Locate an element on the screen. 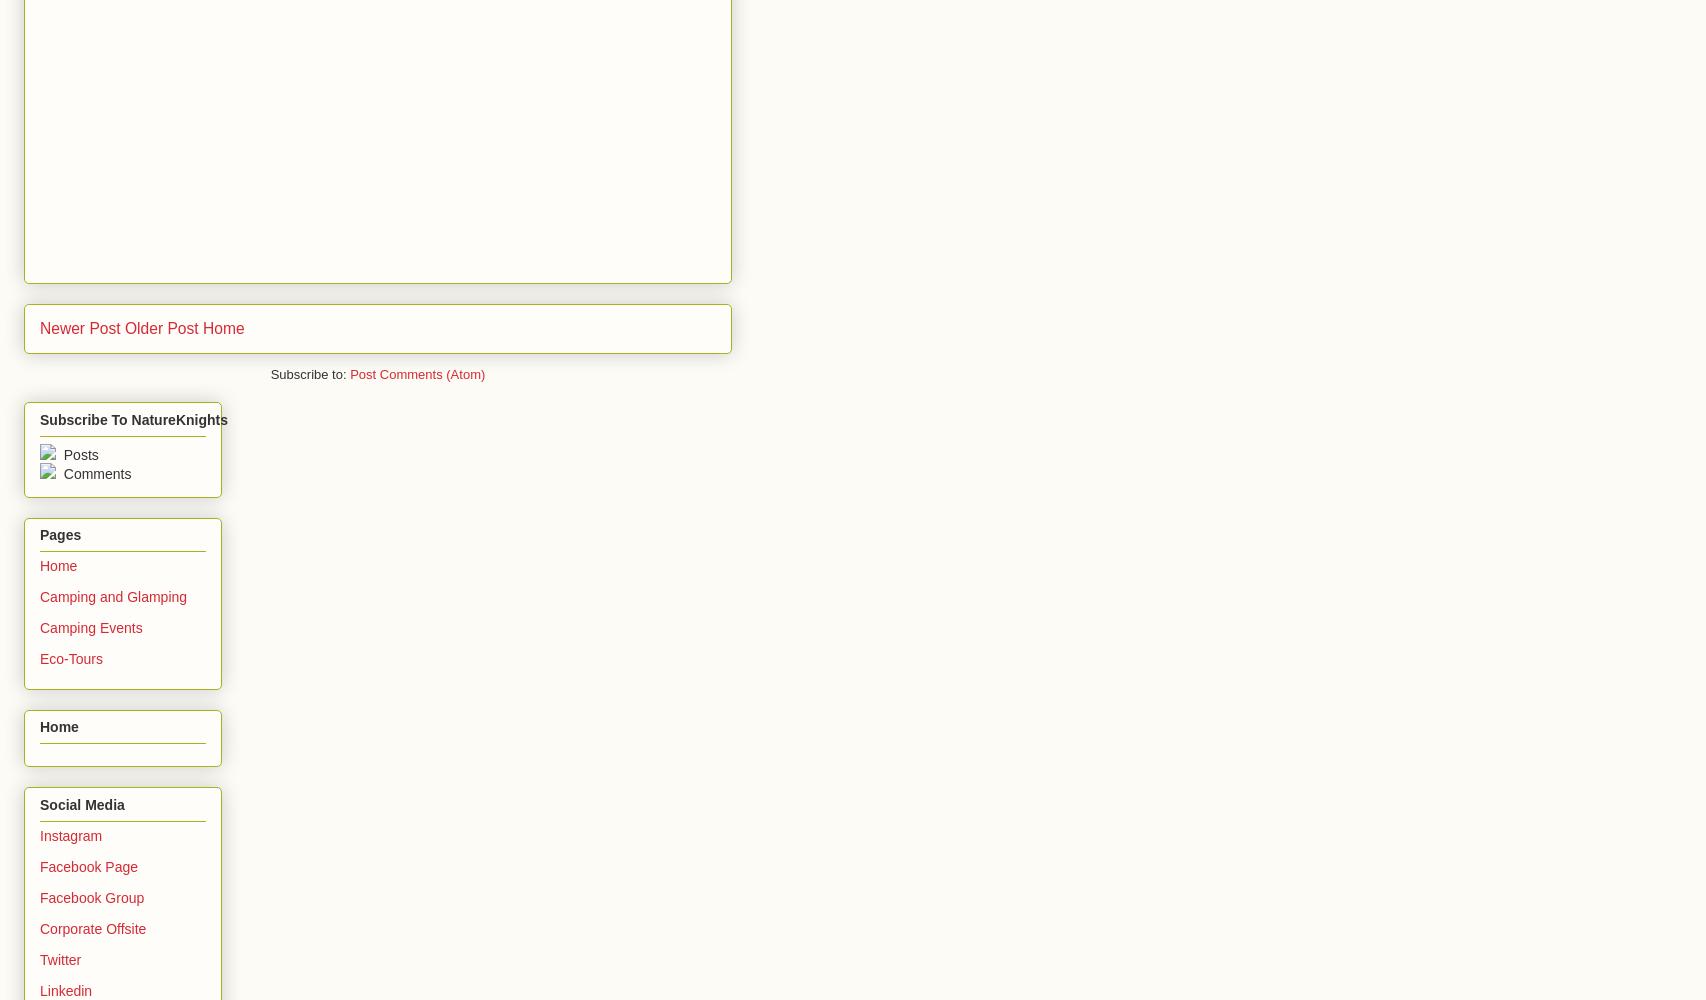  'Subscribe To NatureKnights' is located at coordinates (133, 419).